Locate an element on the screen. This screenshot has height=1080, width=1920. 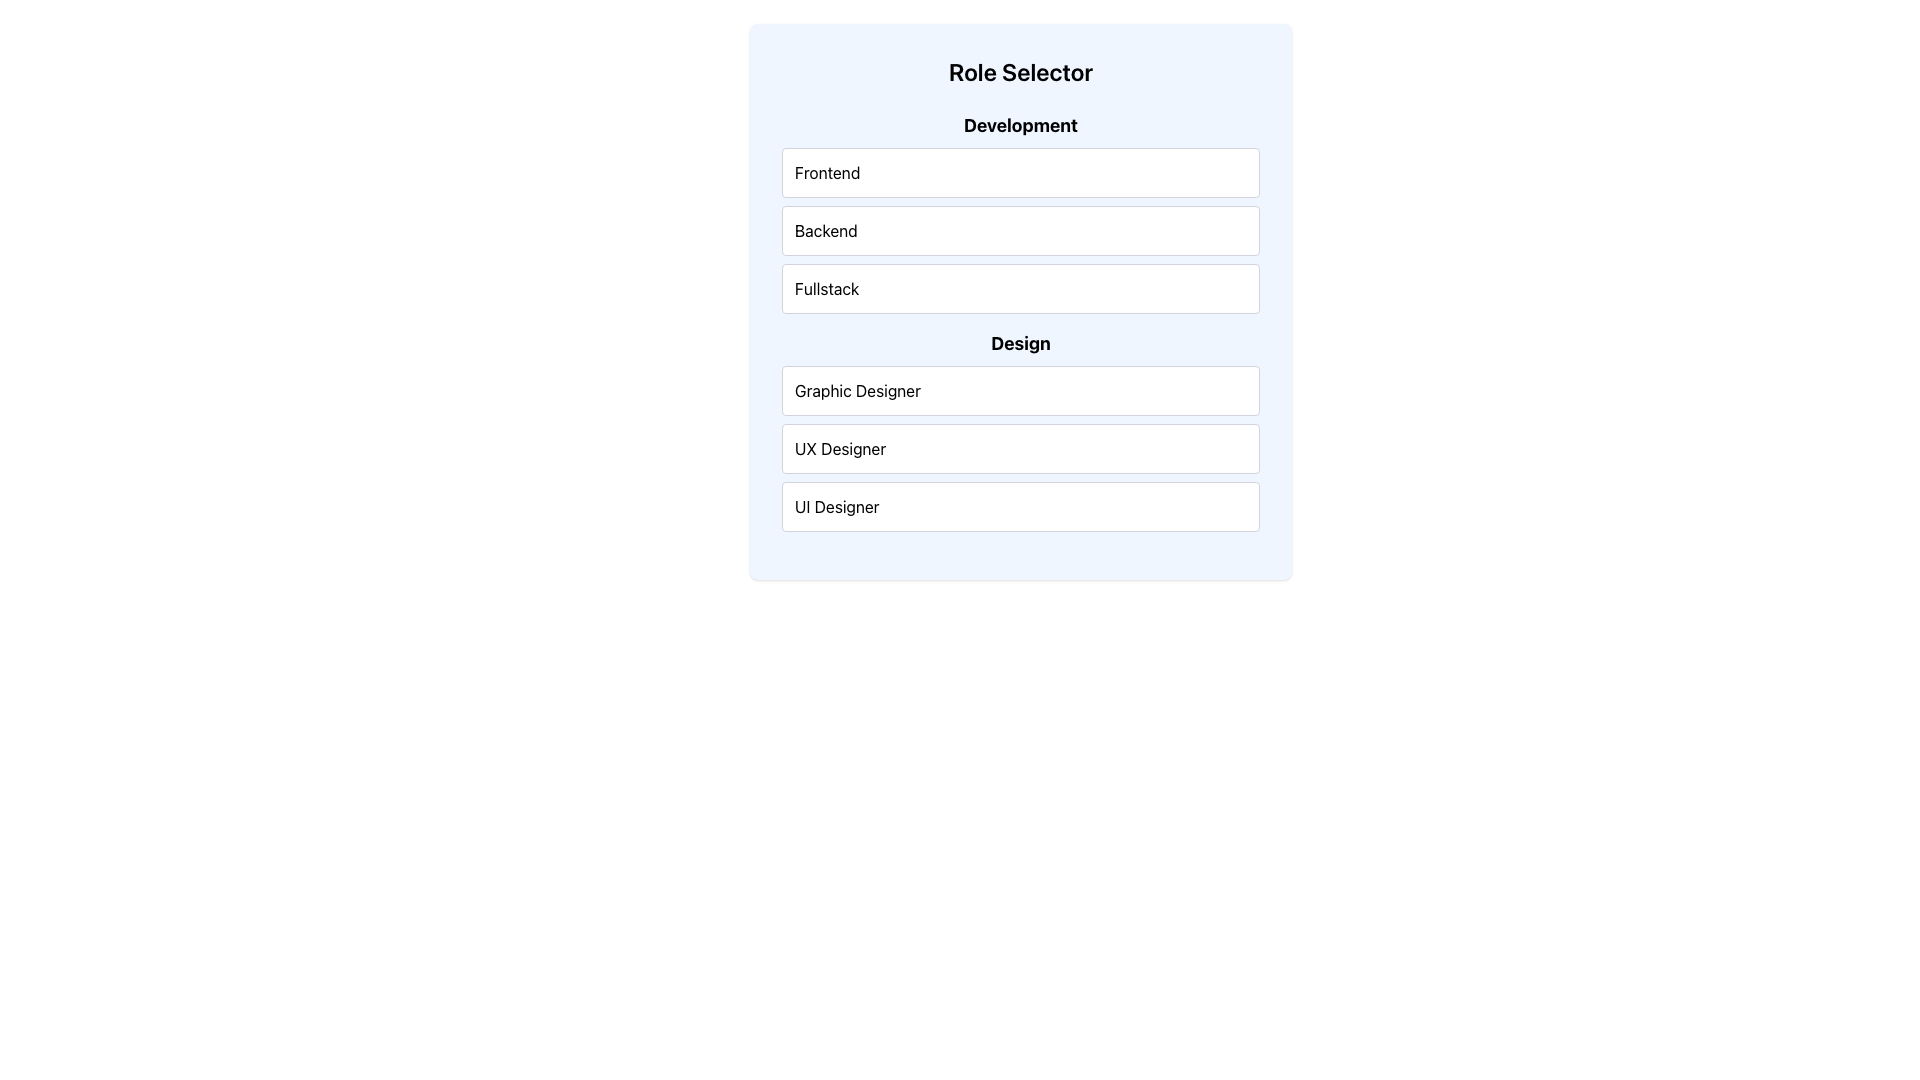
the 'Backend' button, which is the second button in the 'Development' section is located at coordinates (1021, 230).